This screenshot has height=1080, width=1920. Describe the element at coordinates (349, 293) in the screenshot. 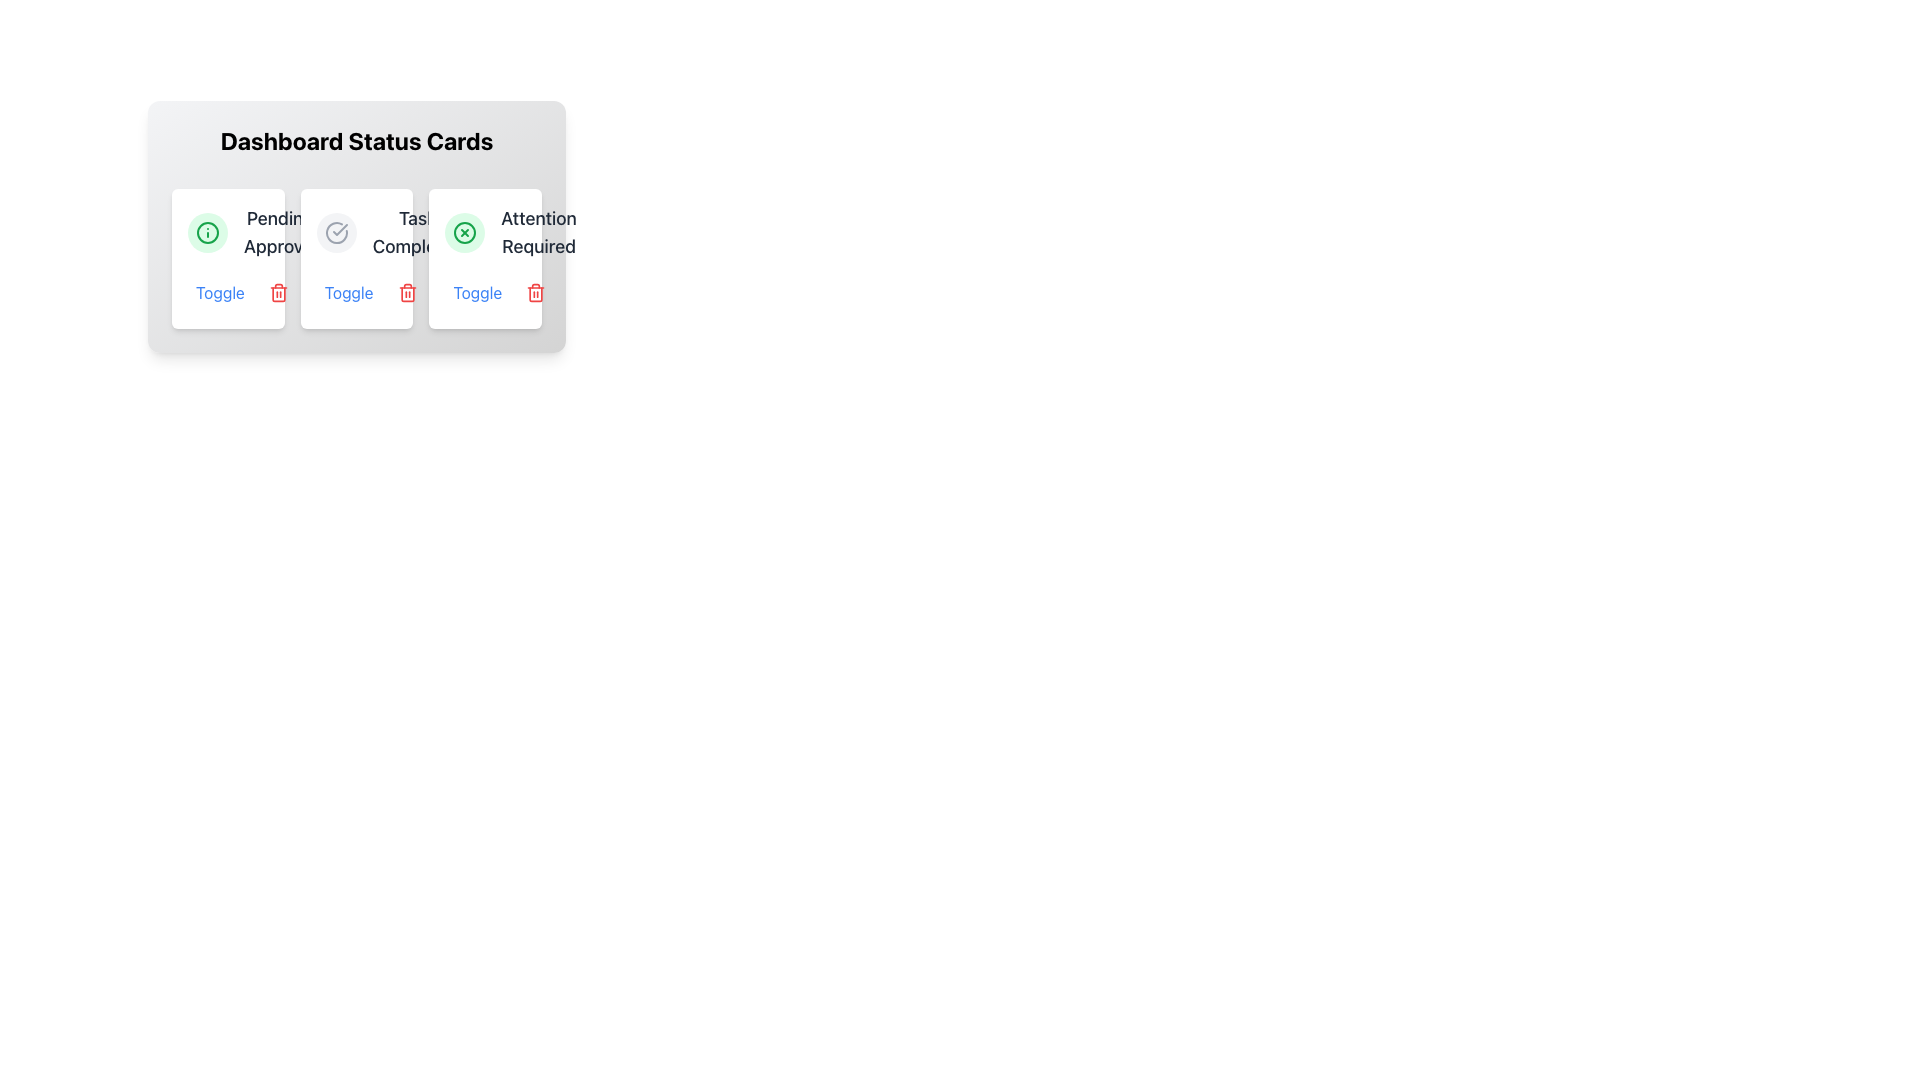

I see `the toggle button for controlling the 'Tasks Completed' status, located under the 'Tasks Completed' card in the 'Dashboard Status Cards' section` at that location.